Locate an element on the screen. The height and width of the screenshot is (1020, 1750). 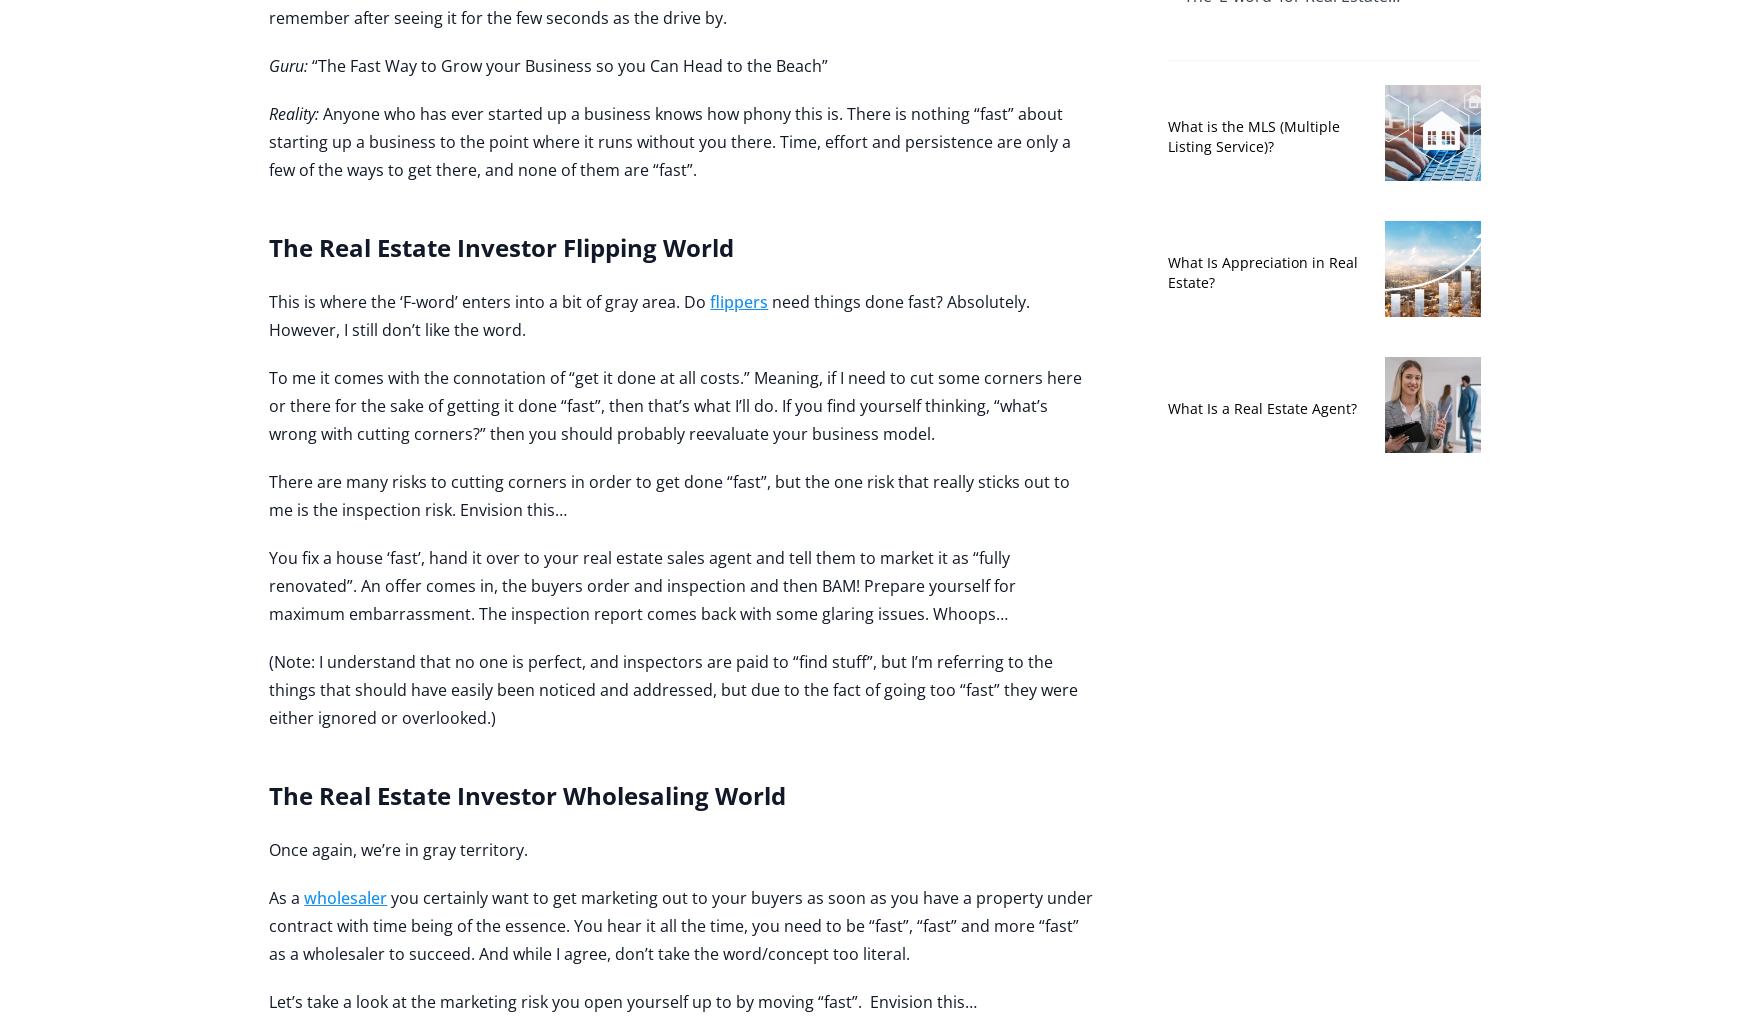
'The Real Estate Investor Flipping World' is located at coordinates (500, 247).